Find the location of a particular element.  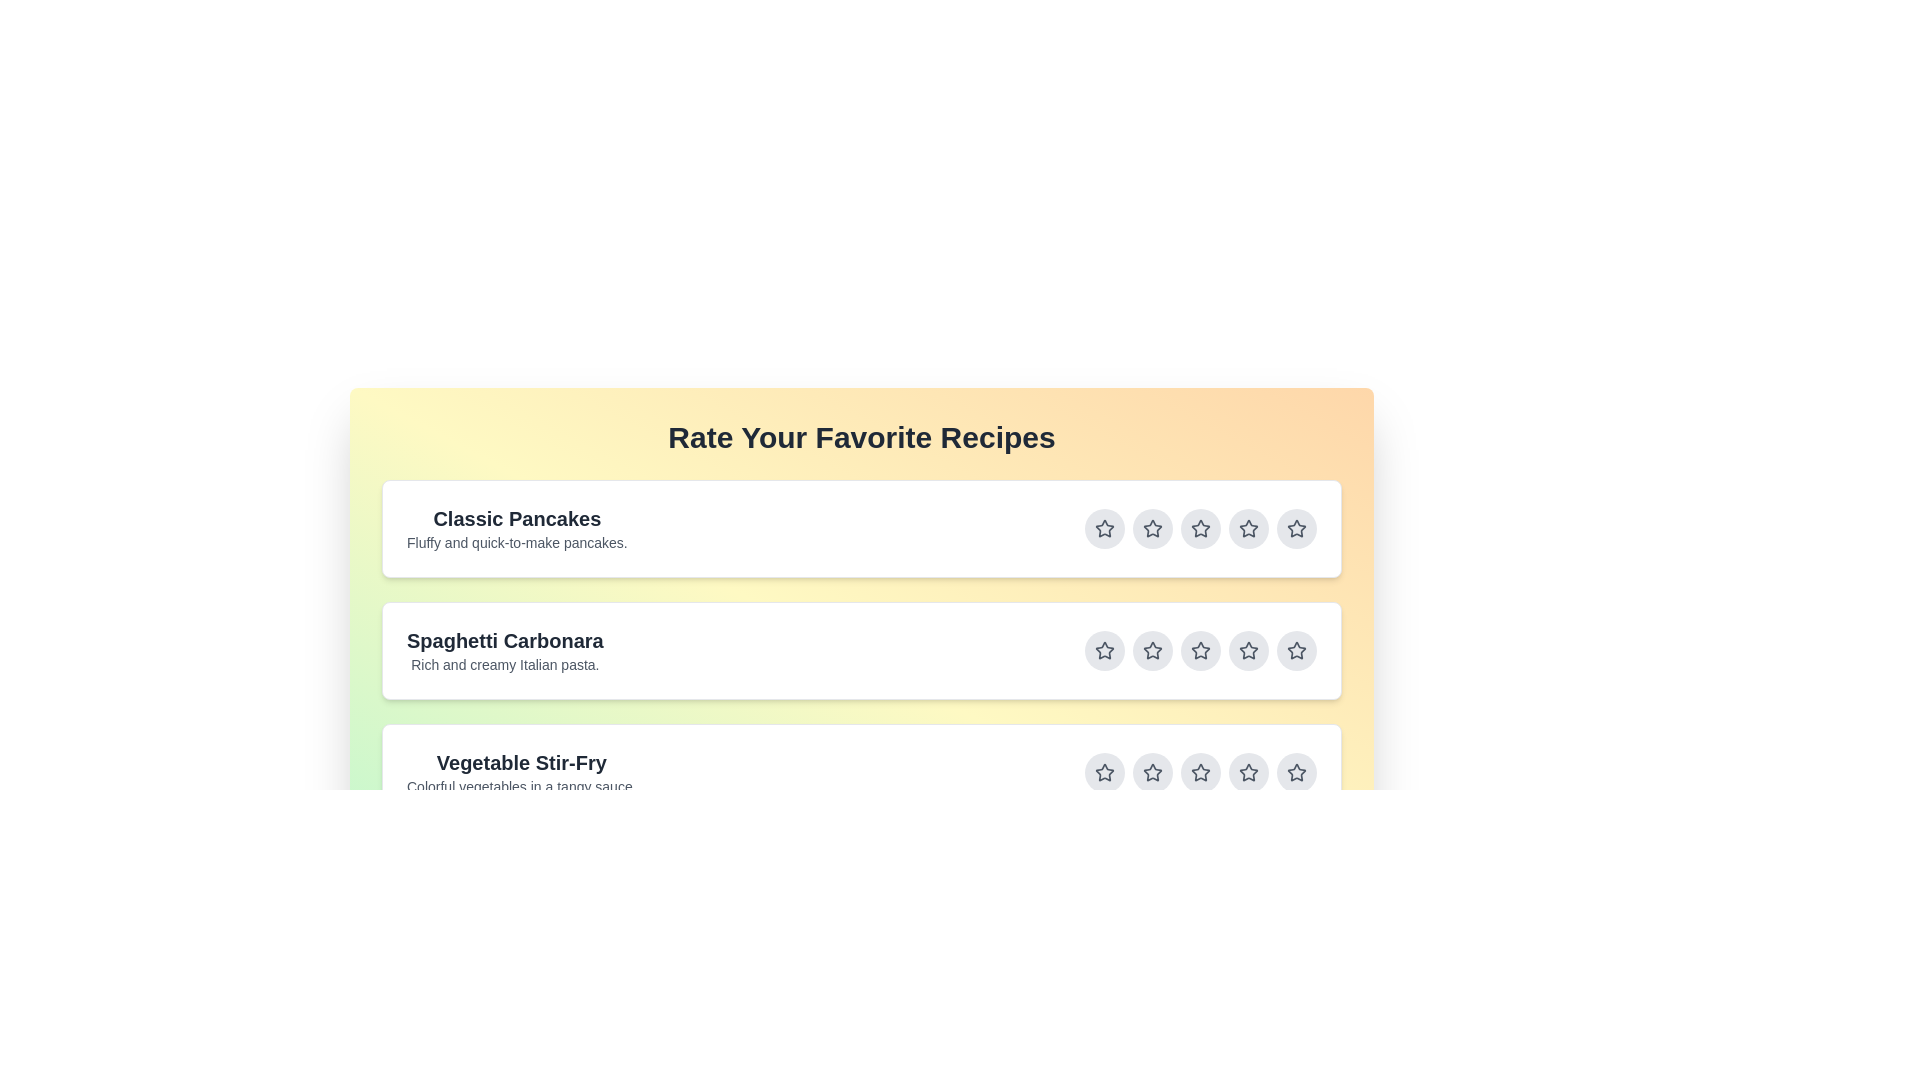

the star button corresponding to 1 stars for the recipe titled Vegetable Stir-Fry is located at coordinates (1103, 771).